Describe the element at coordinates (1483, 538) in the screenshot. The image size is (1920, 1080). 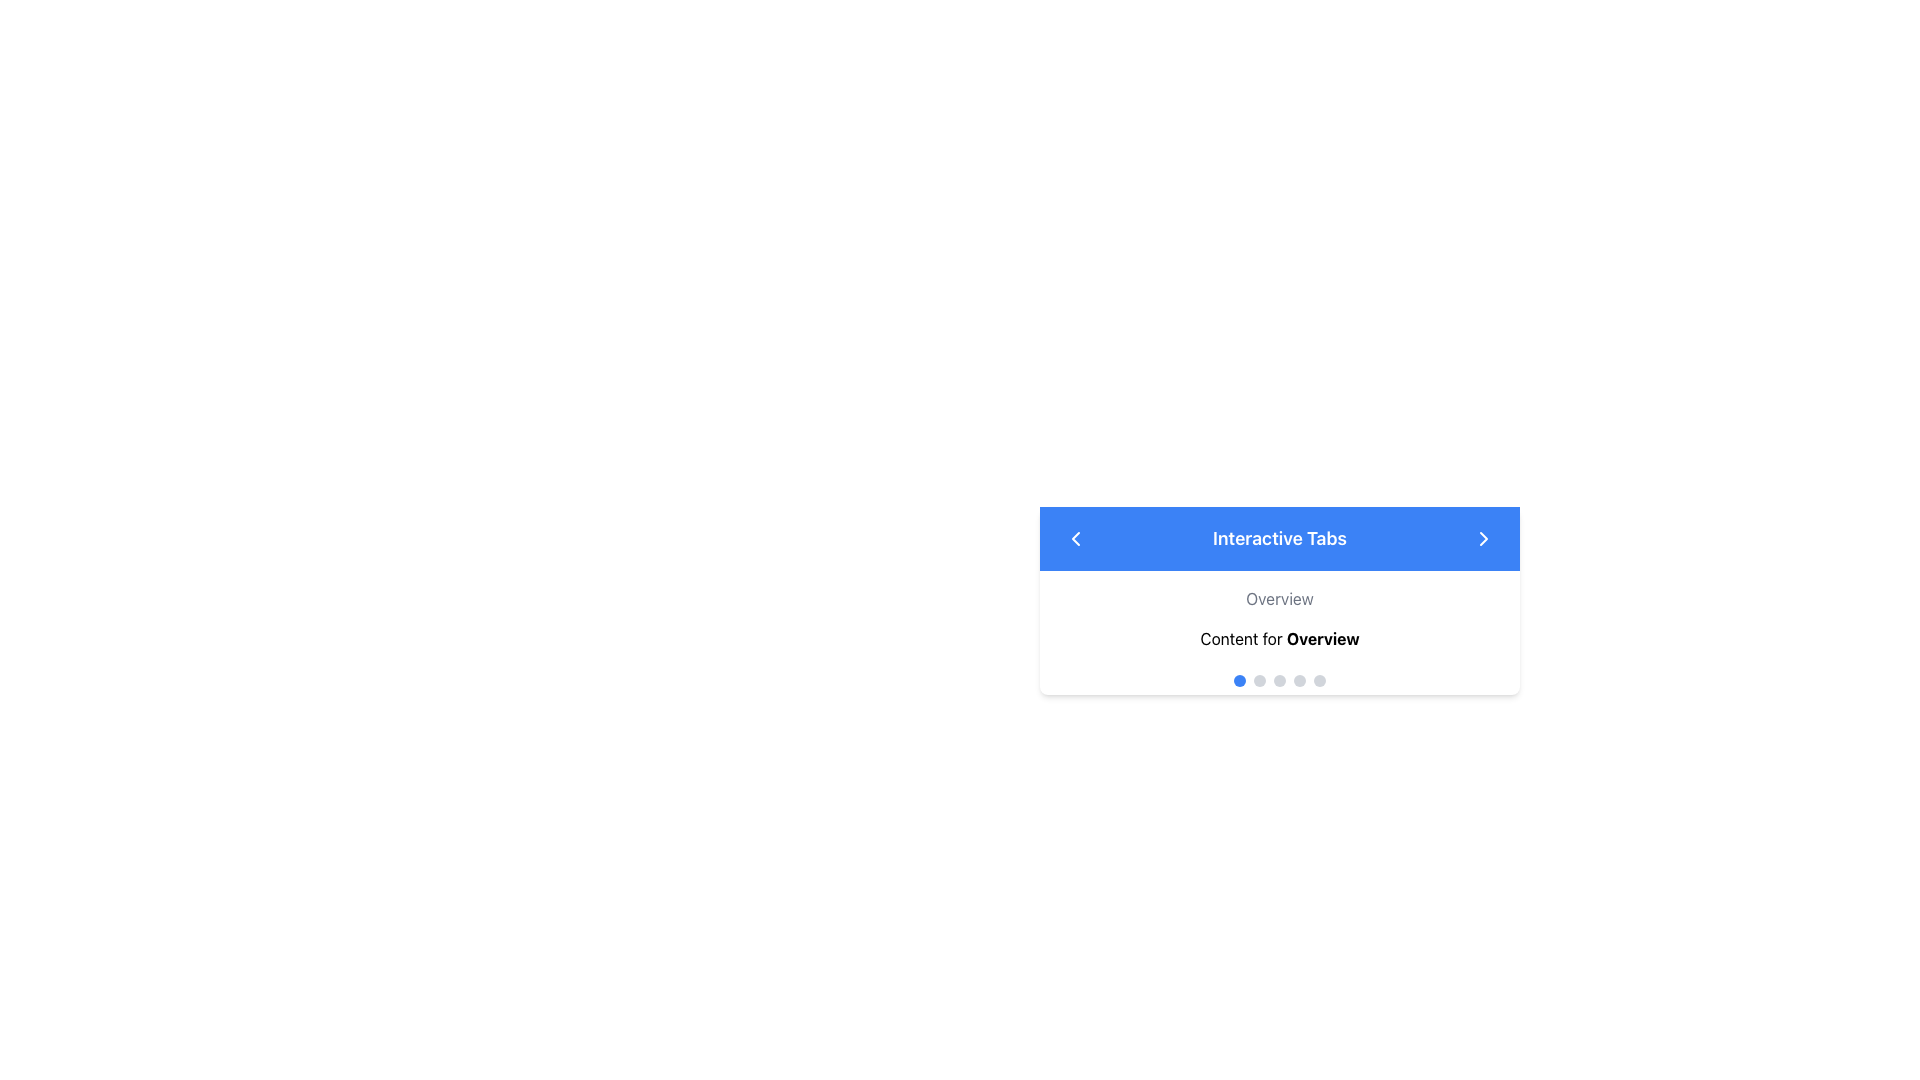
I see `the navigation icon` at that location.